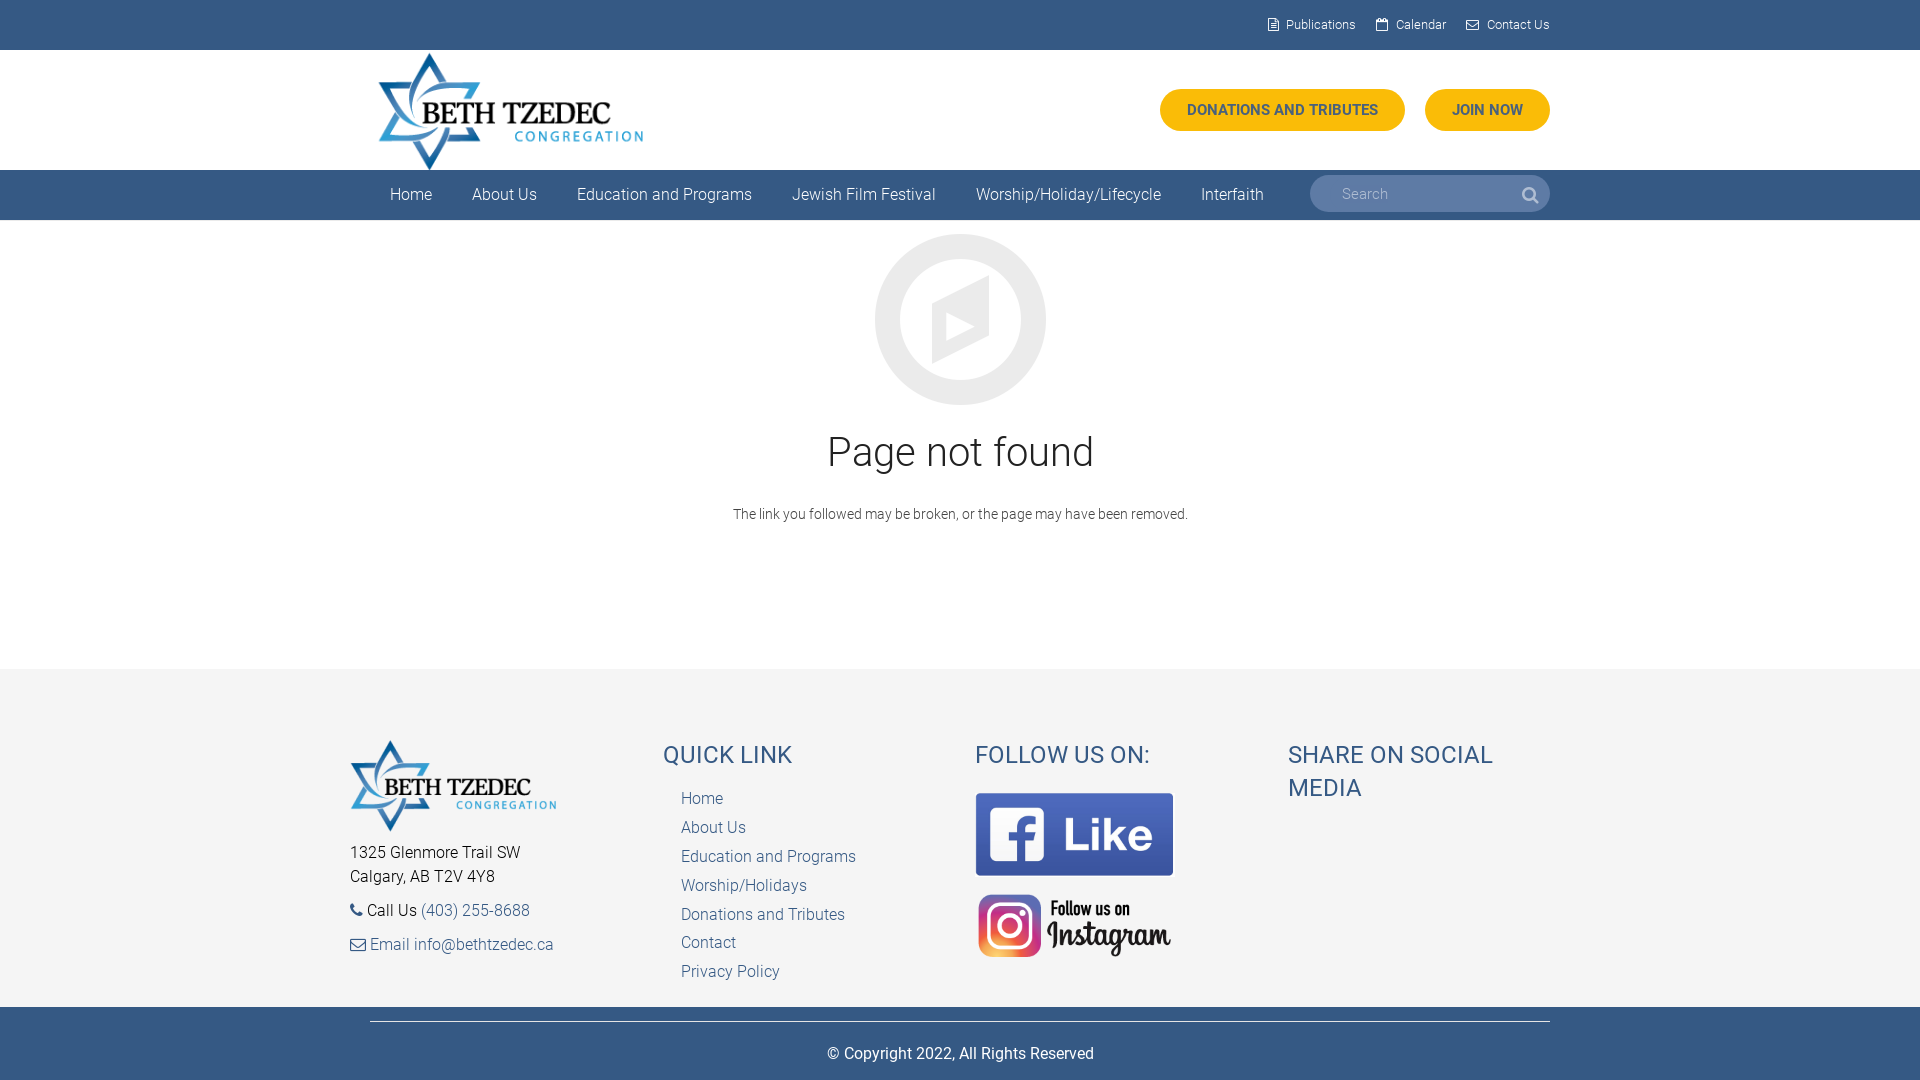 The height and width of the screenshot is (1080, 1920). I want to click on 'DONATIONS AND TRIBUTES', so click(1160, 110).